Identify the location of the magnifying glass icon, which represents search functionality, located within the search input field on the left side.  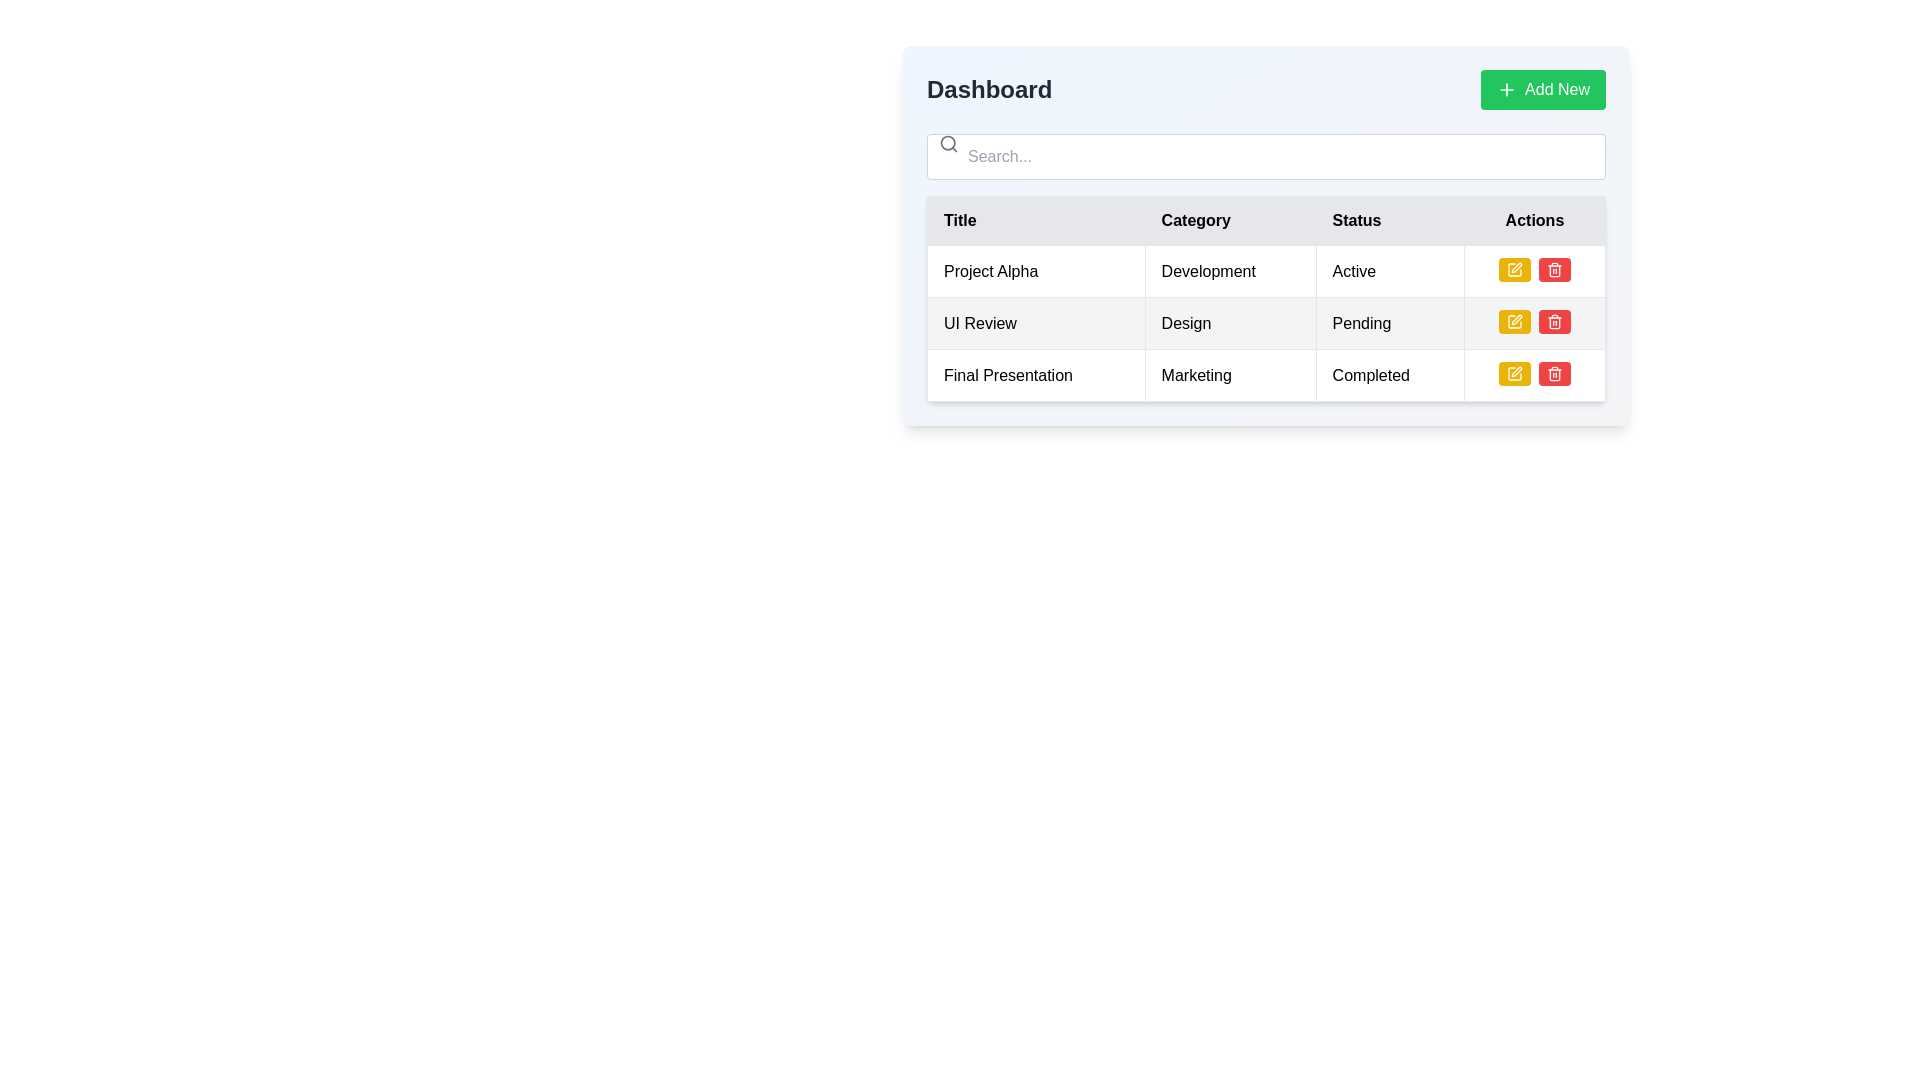
(948, 142).